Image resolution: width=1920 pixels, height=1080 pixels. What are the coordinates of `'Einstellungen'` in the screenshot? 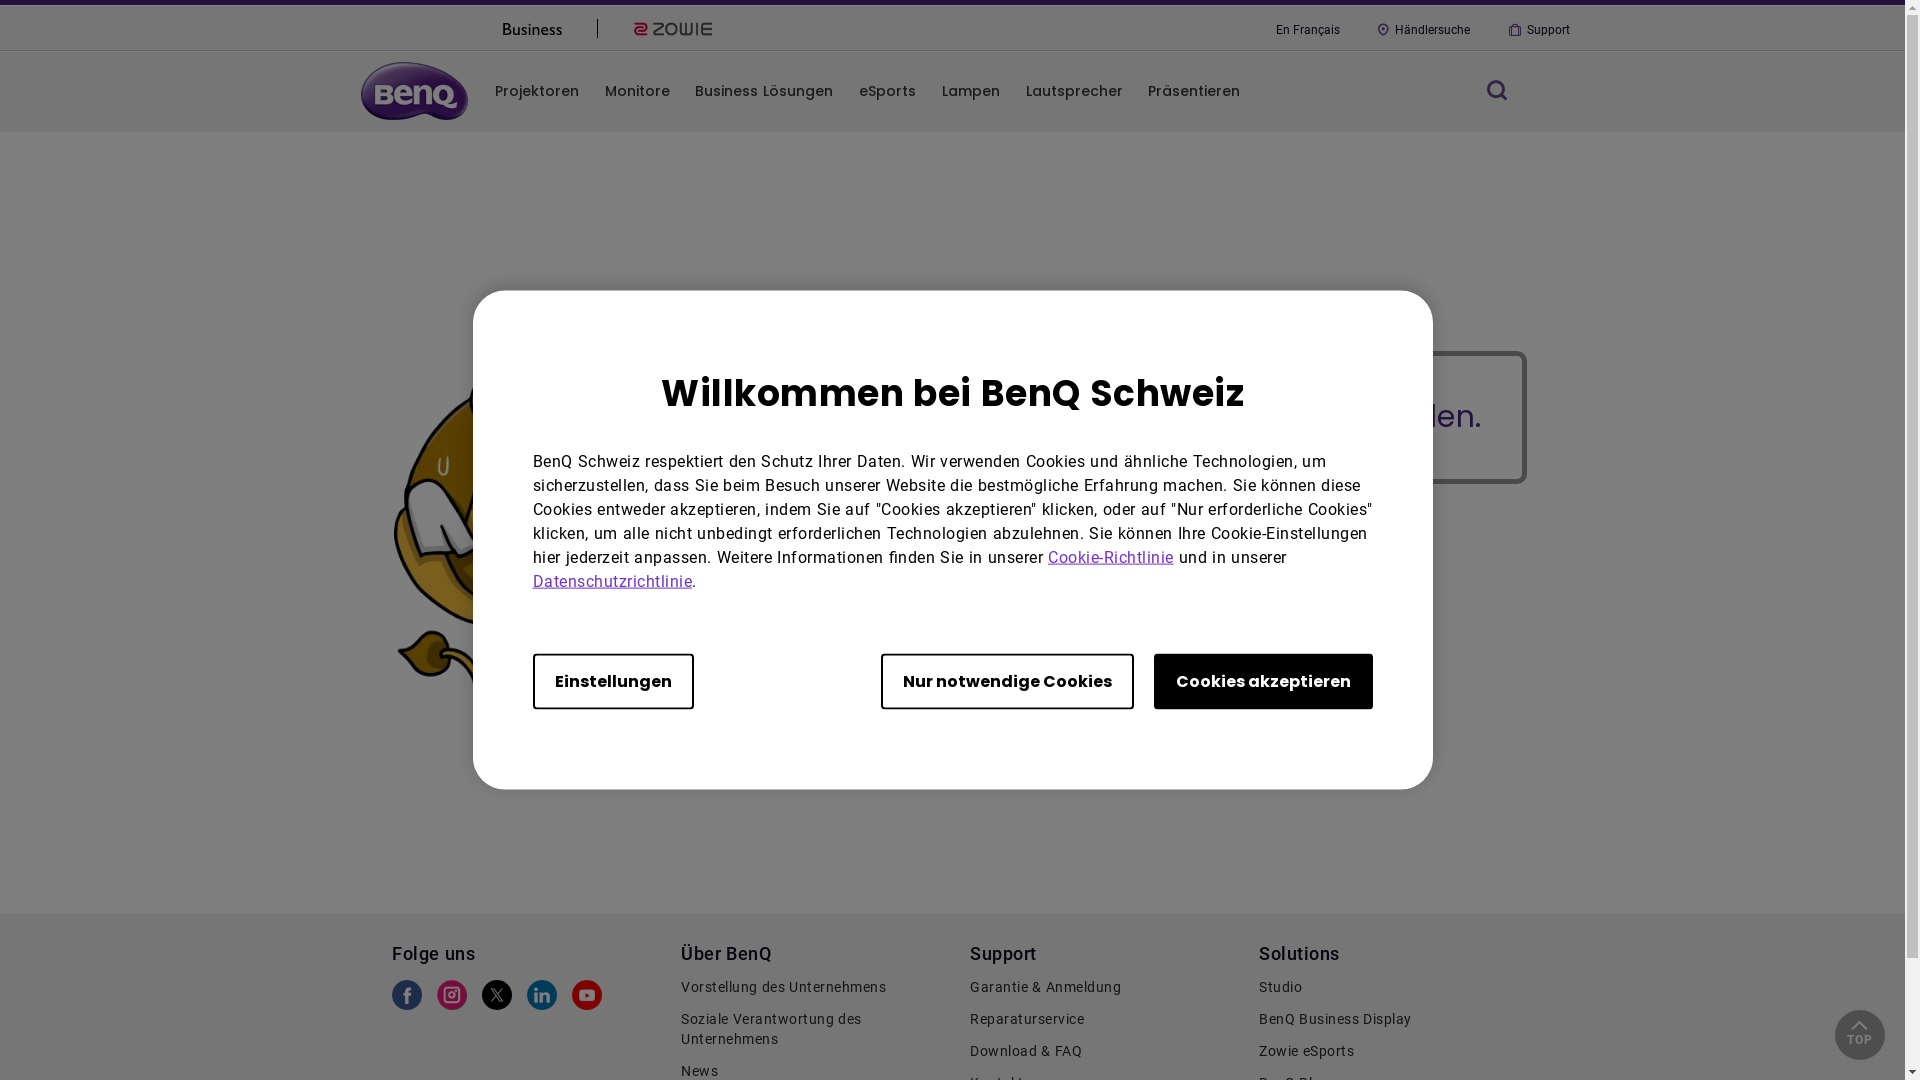 It's located at (611, 680).